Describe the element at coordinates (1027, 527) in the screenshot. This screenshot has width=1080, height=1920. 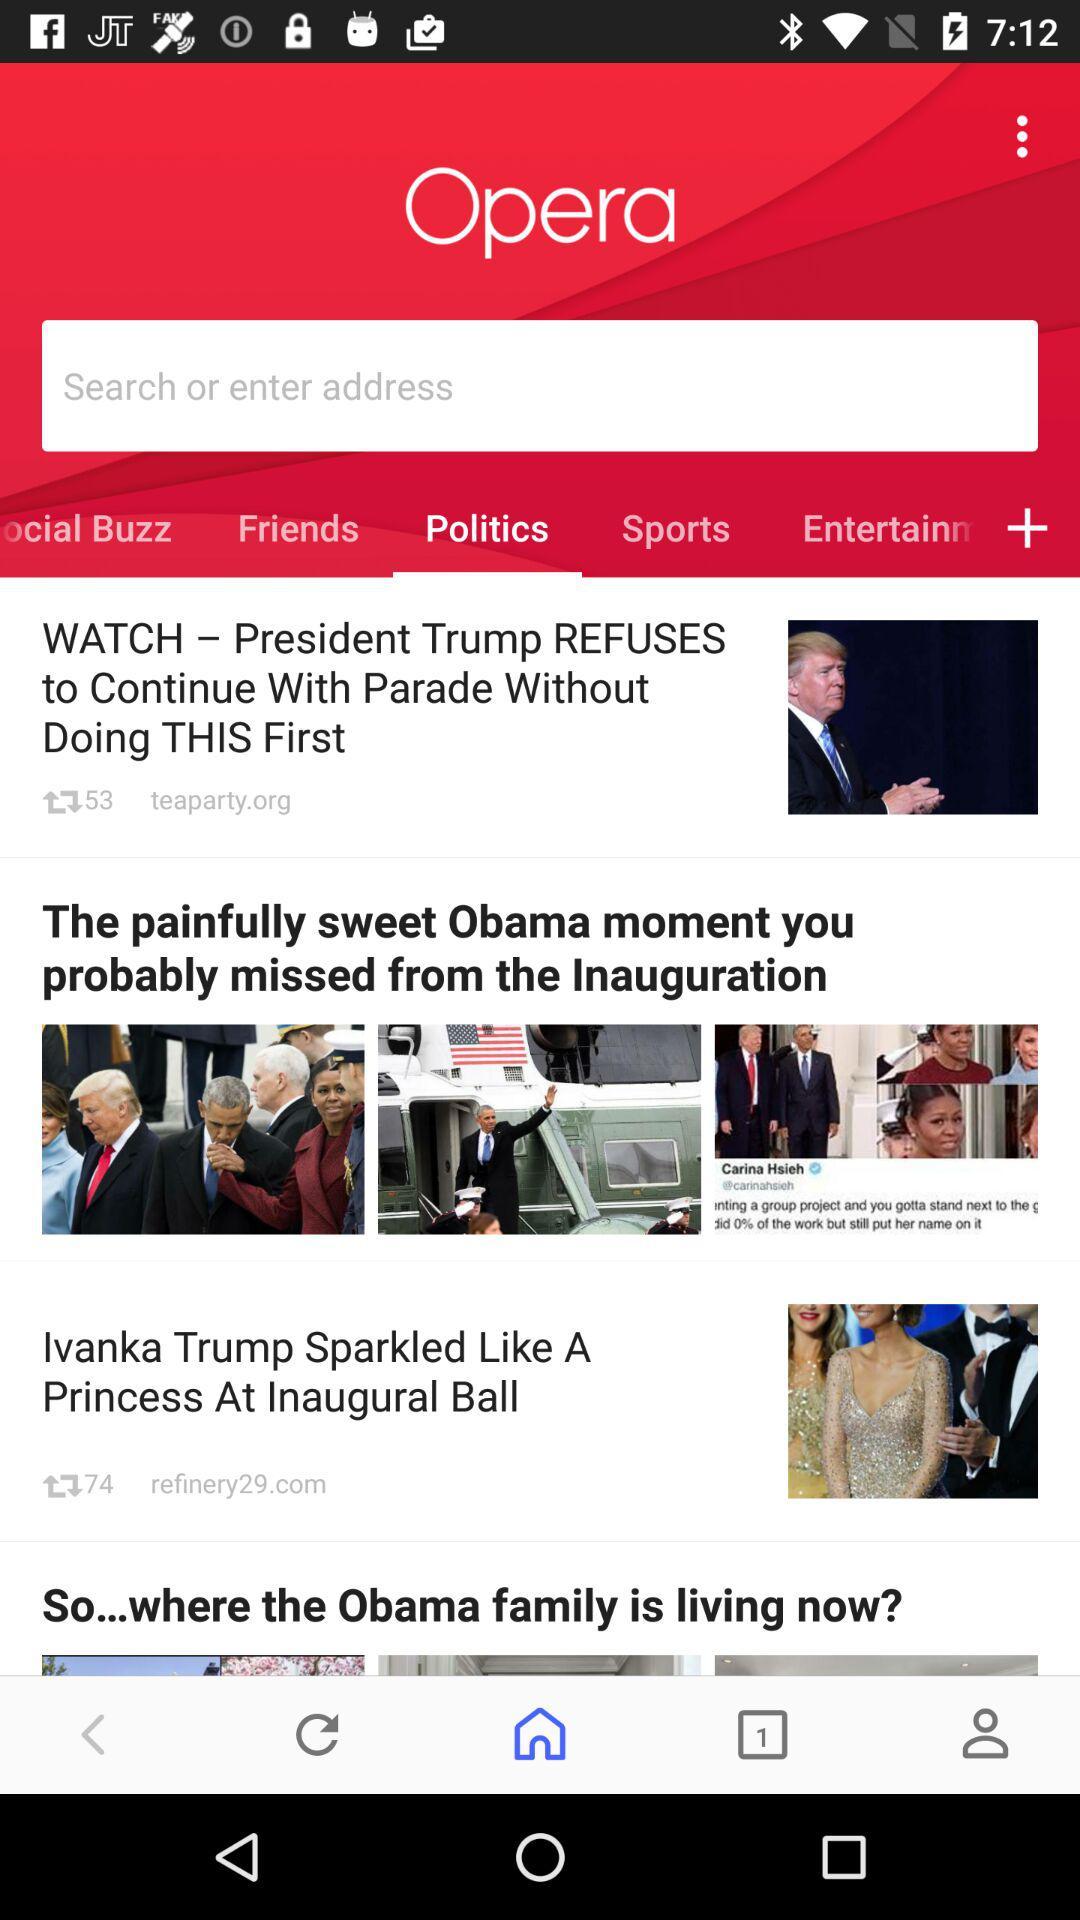
I see `the add icon` at that location.